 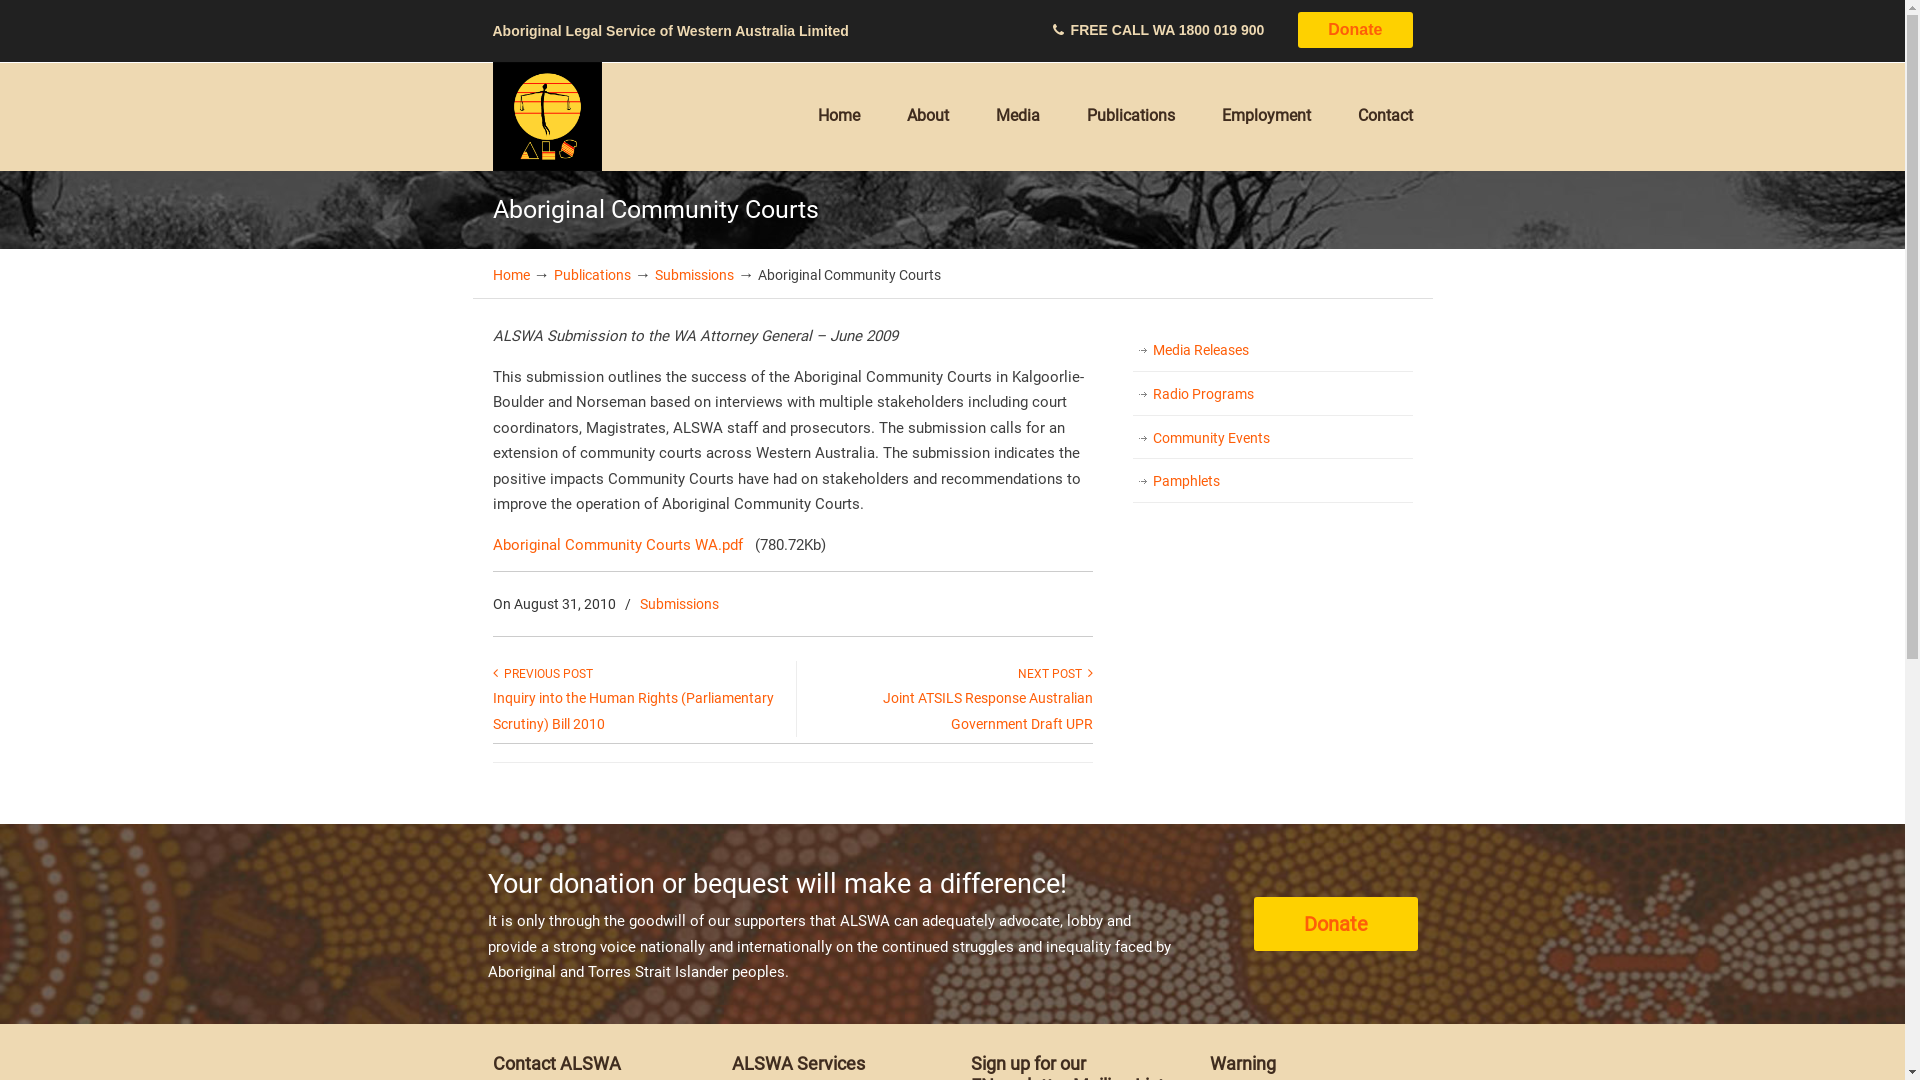 What do you see at coordinates (925, 115) in the screenshot?
I see `'About'` at bounding box center [925, 115].